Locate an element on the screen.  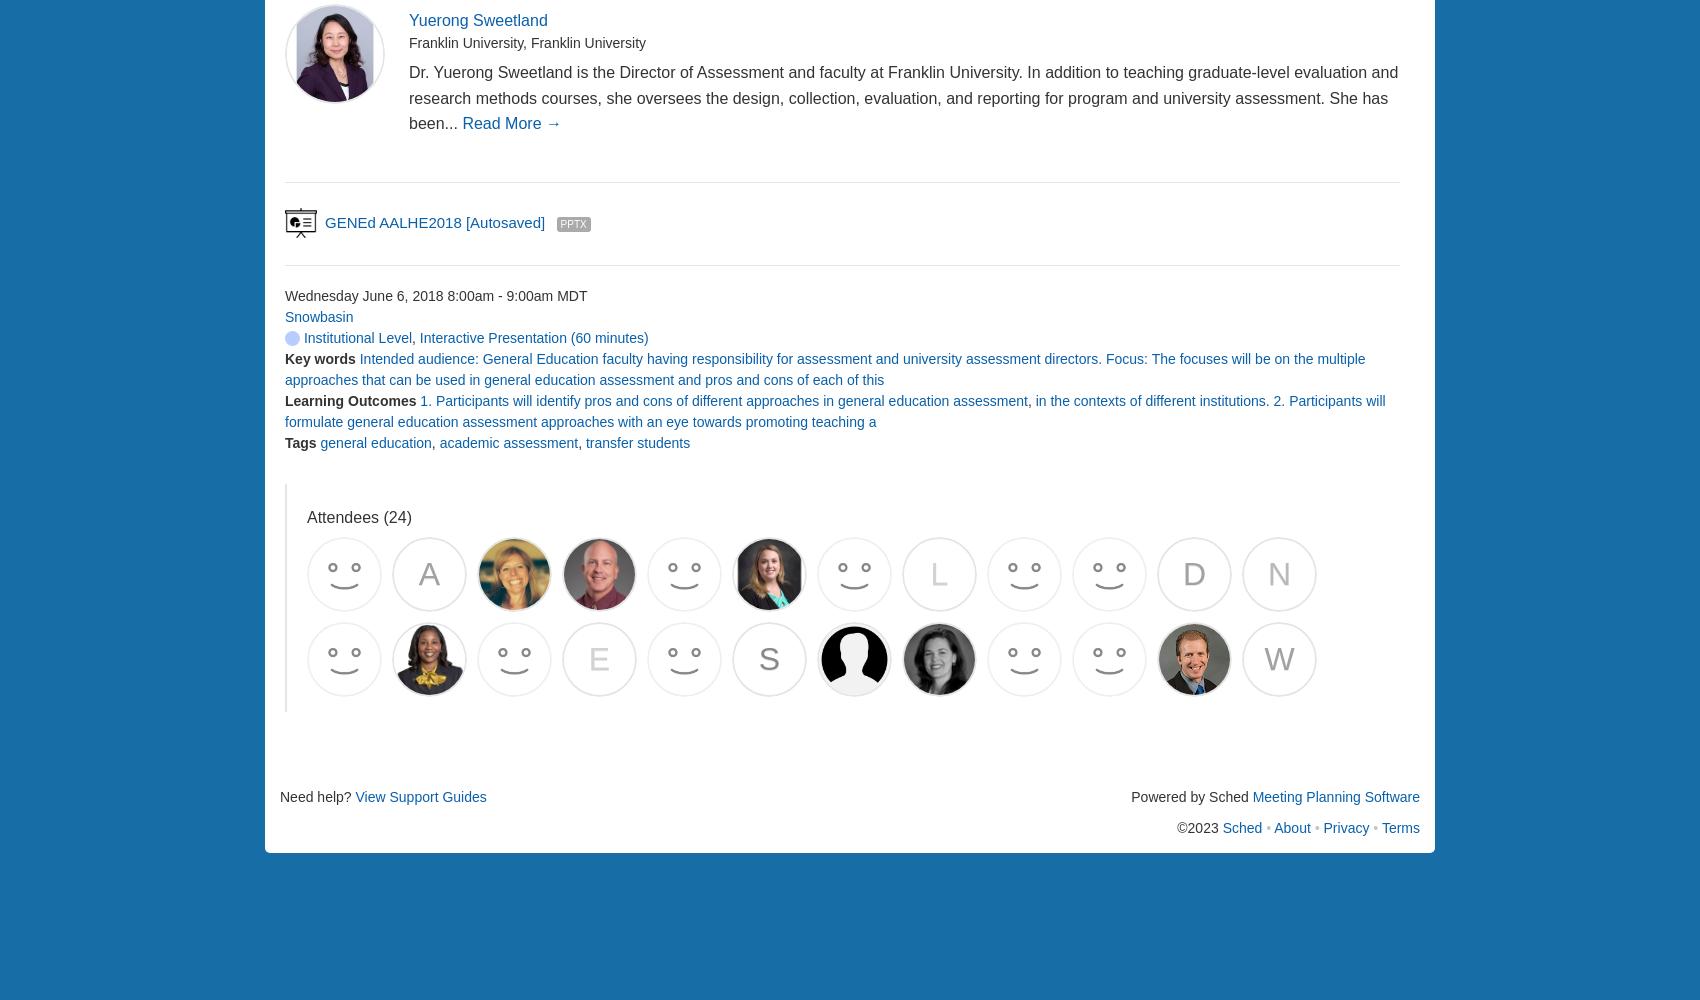
'Institutional Level' is located at coordinates (354, 337).